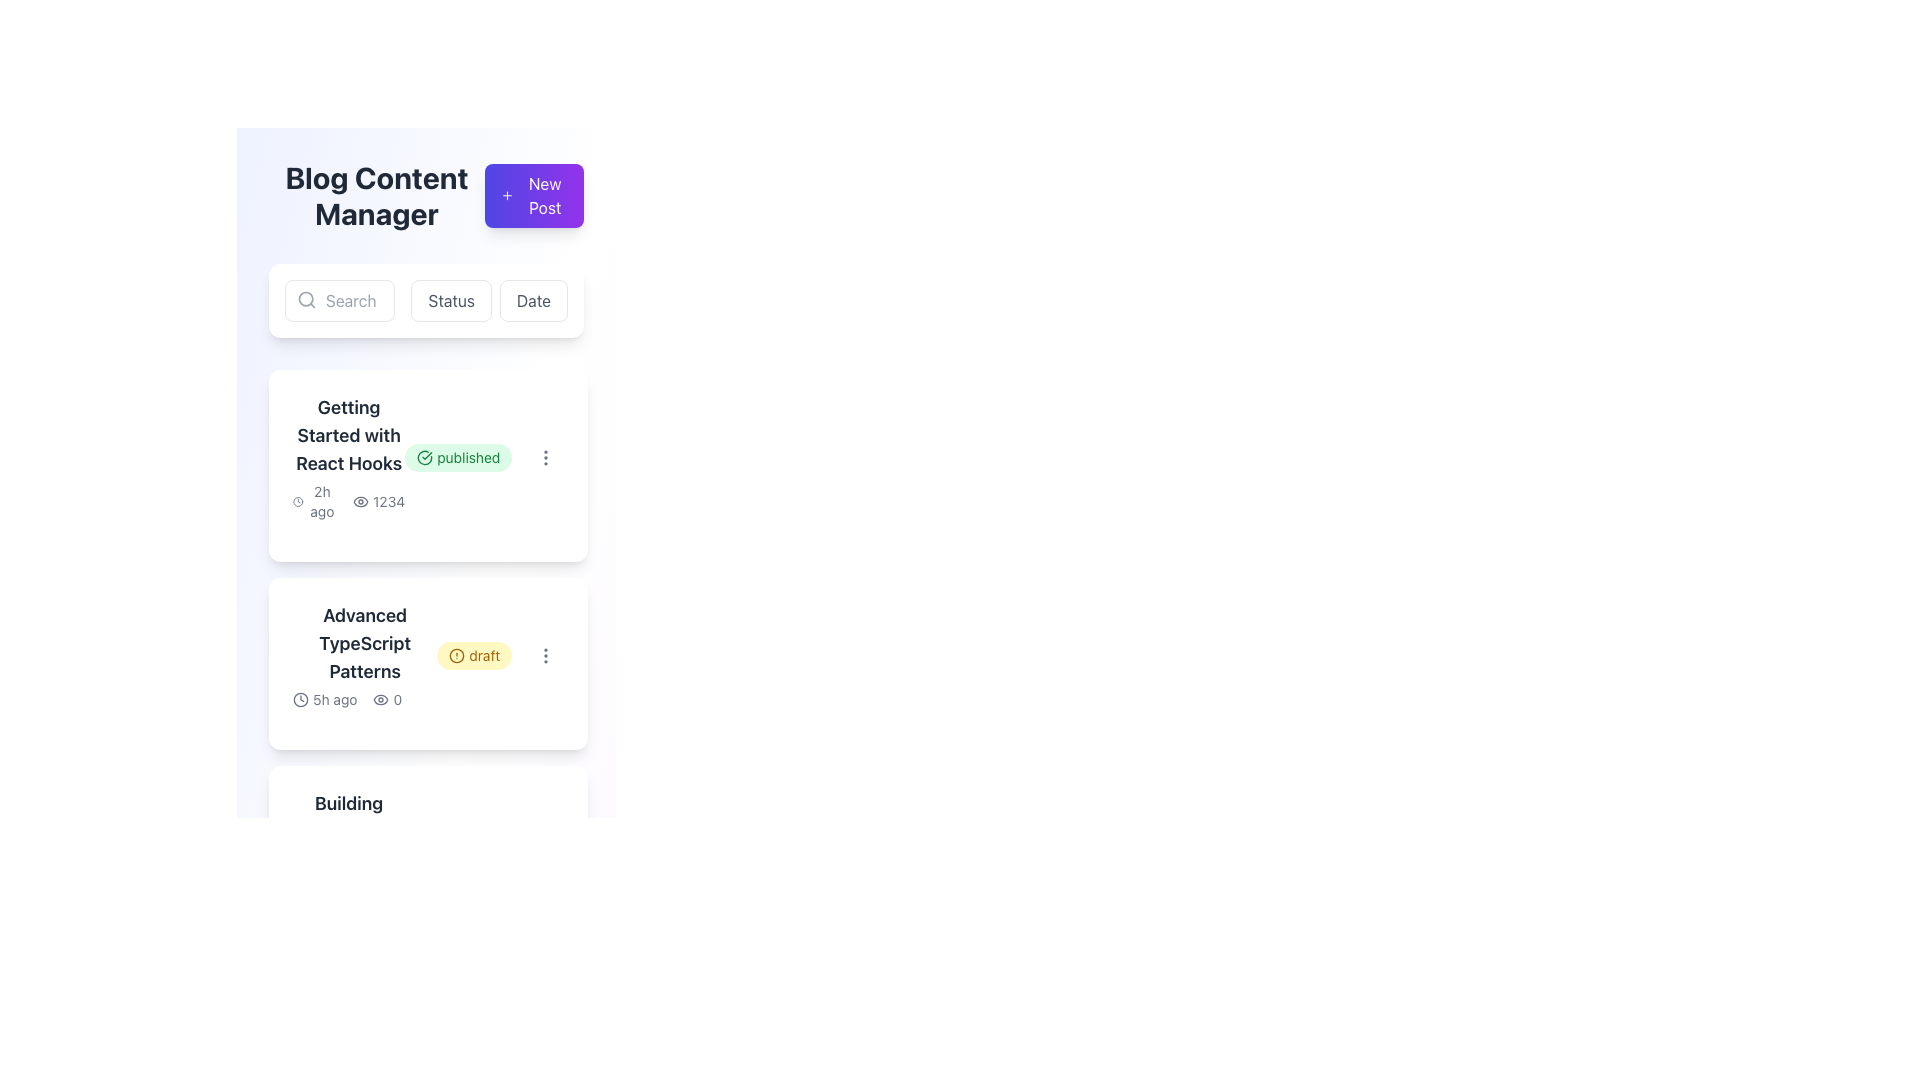  What do you see at coordinates (349, 434) in the screenshot?
I see `on the text label displaying 'Getting Started with React Hooks'` at bounding box center [349, 434].